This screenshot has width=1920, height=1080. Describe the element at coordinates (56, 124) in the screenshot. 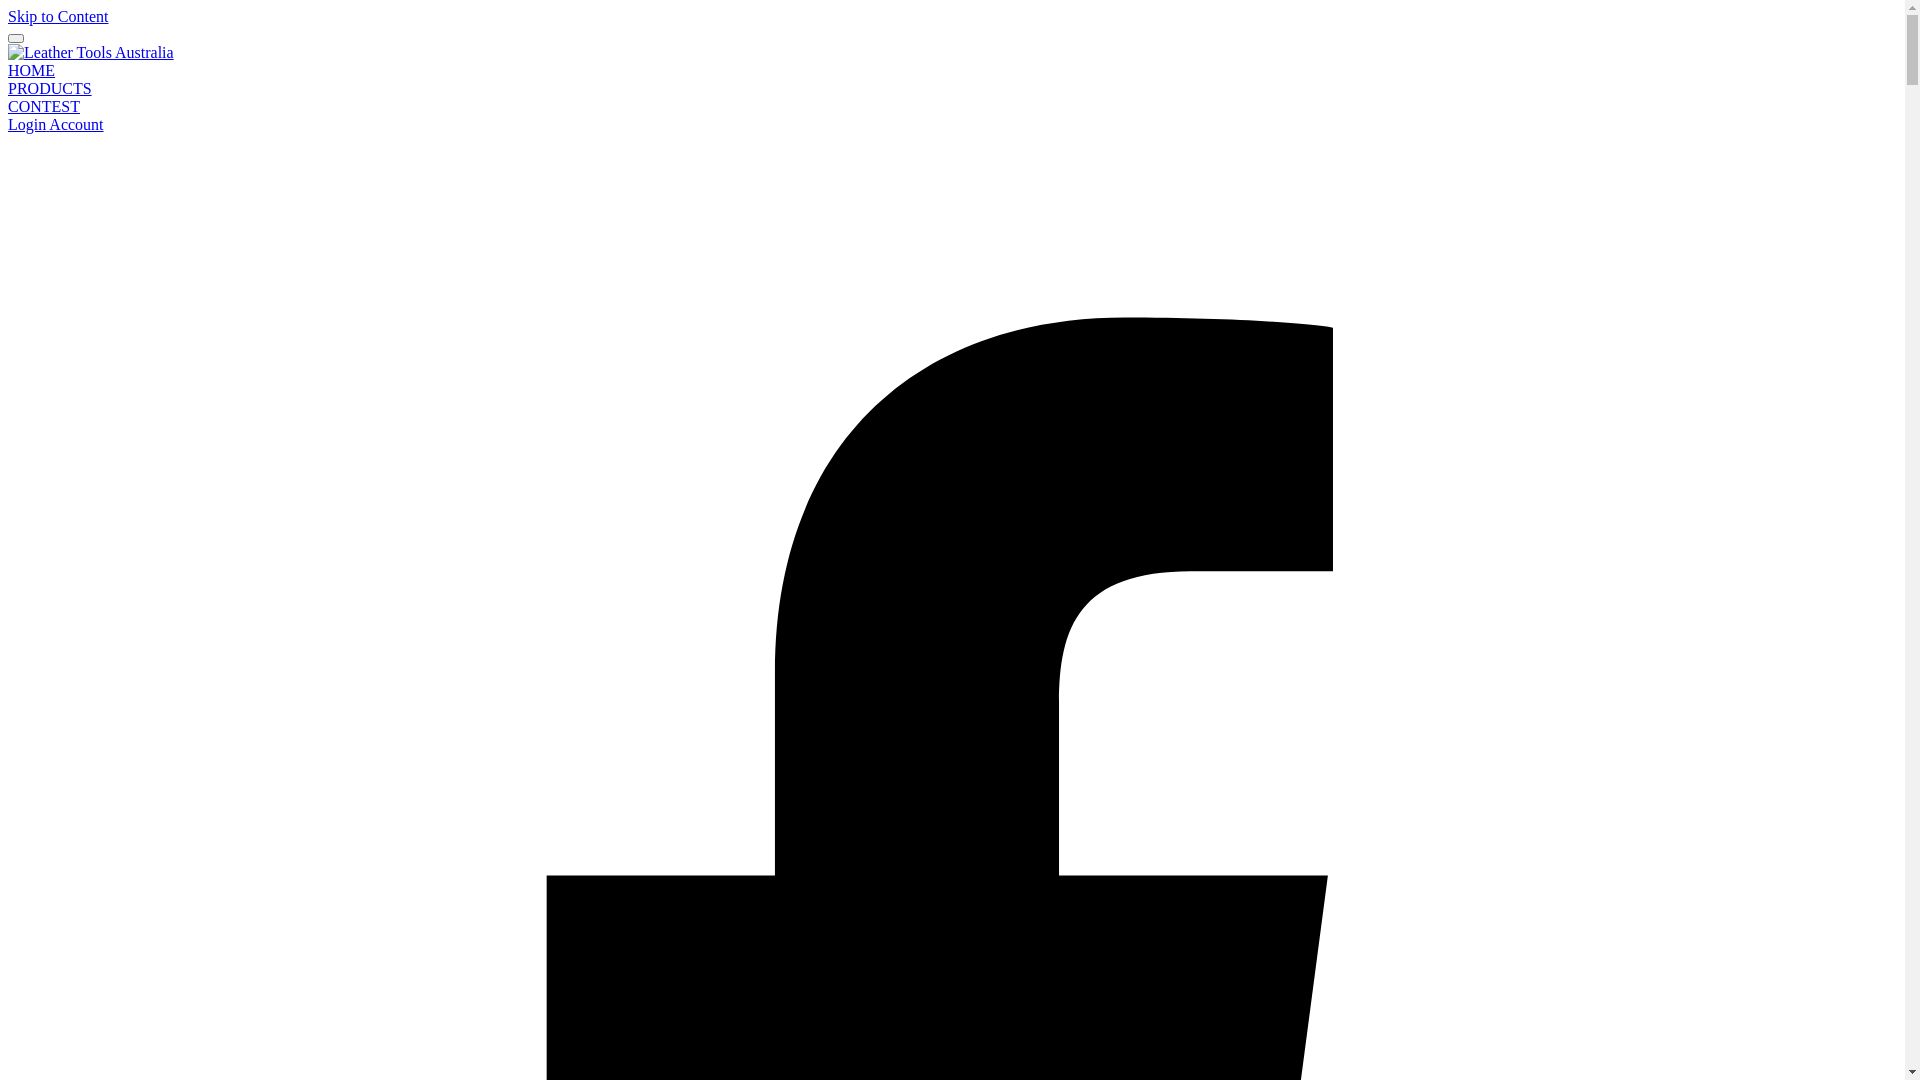

I see `'Login Account'` at that location.